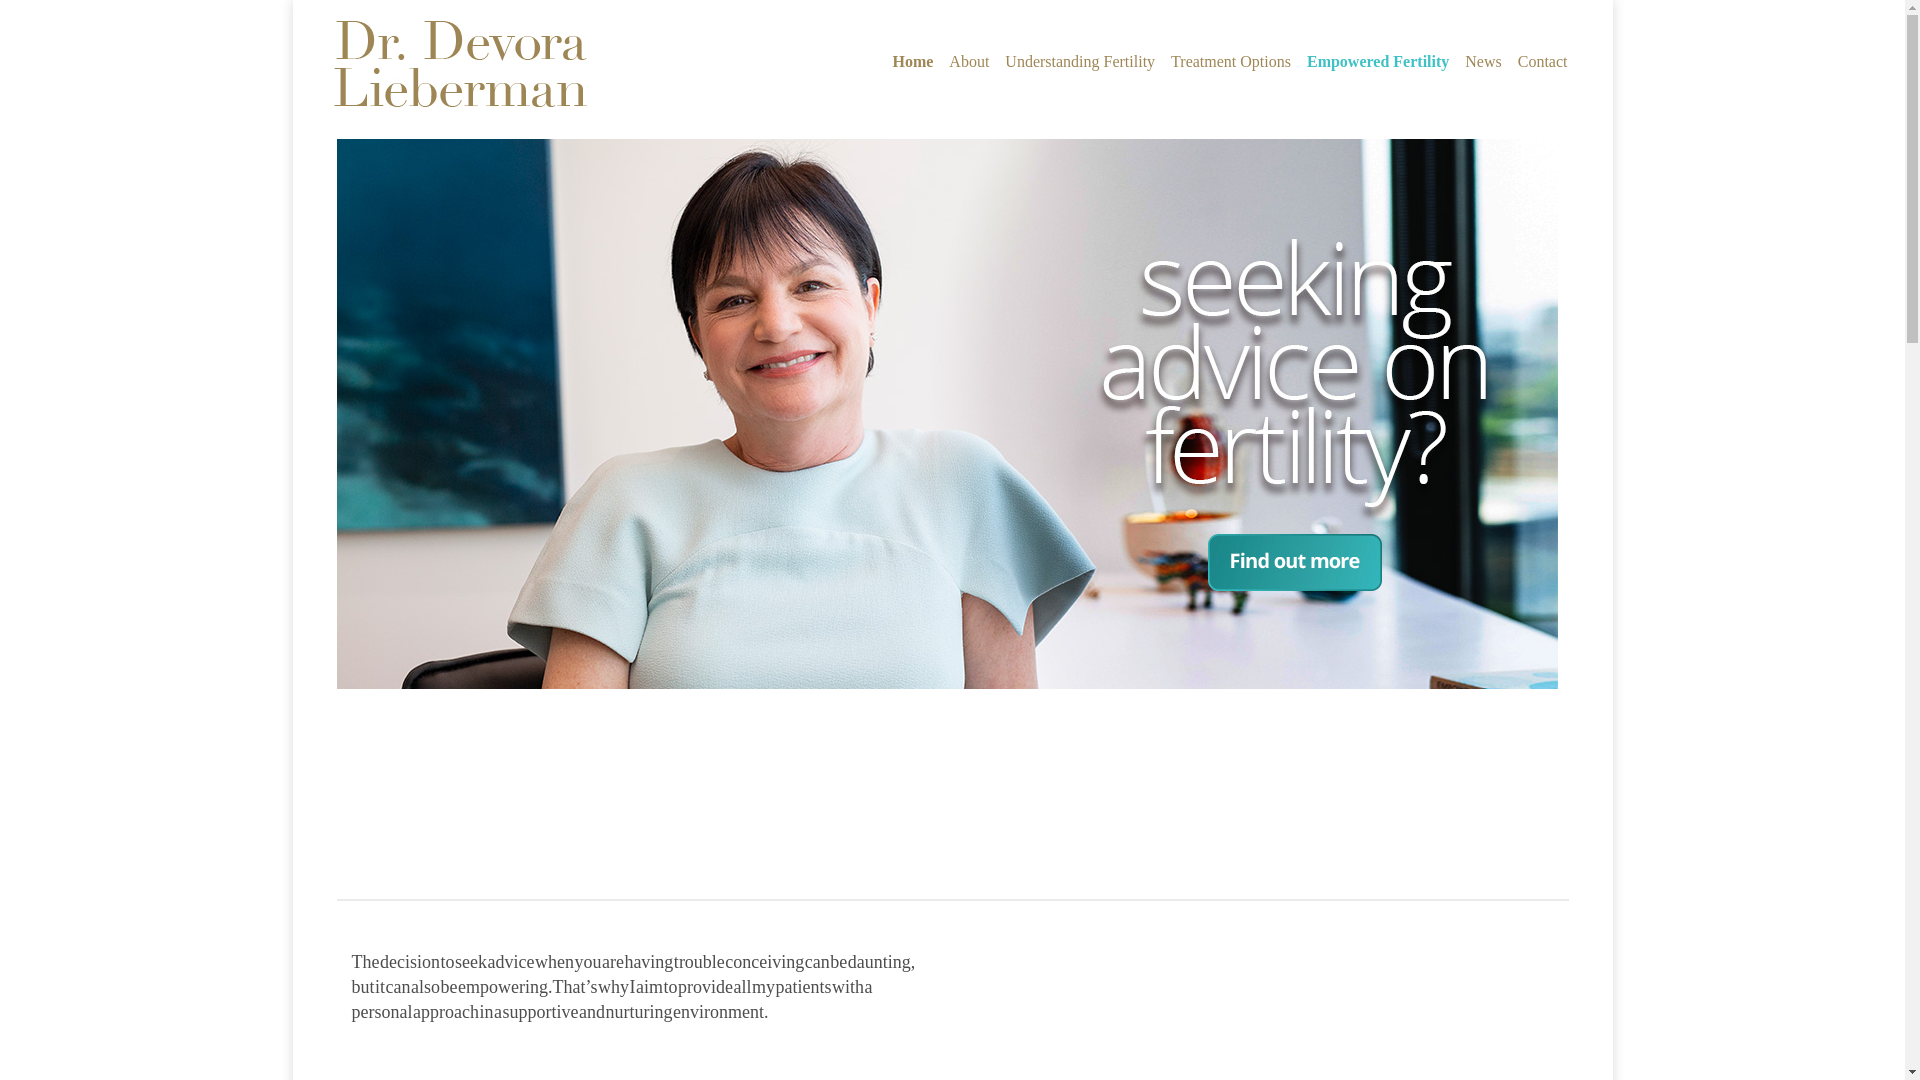  Describe the element at coordinates (1376, 61) in the screenshot. I see `'Empowered Fertility'` at that location.